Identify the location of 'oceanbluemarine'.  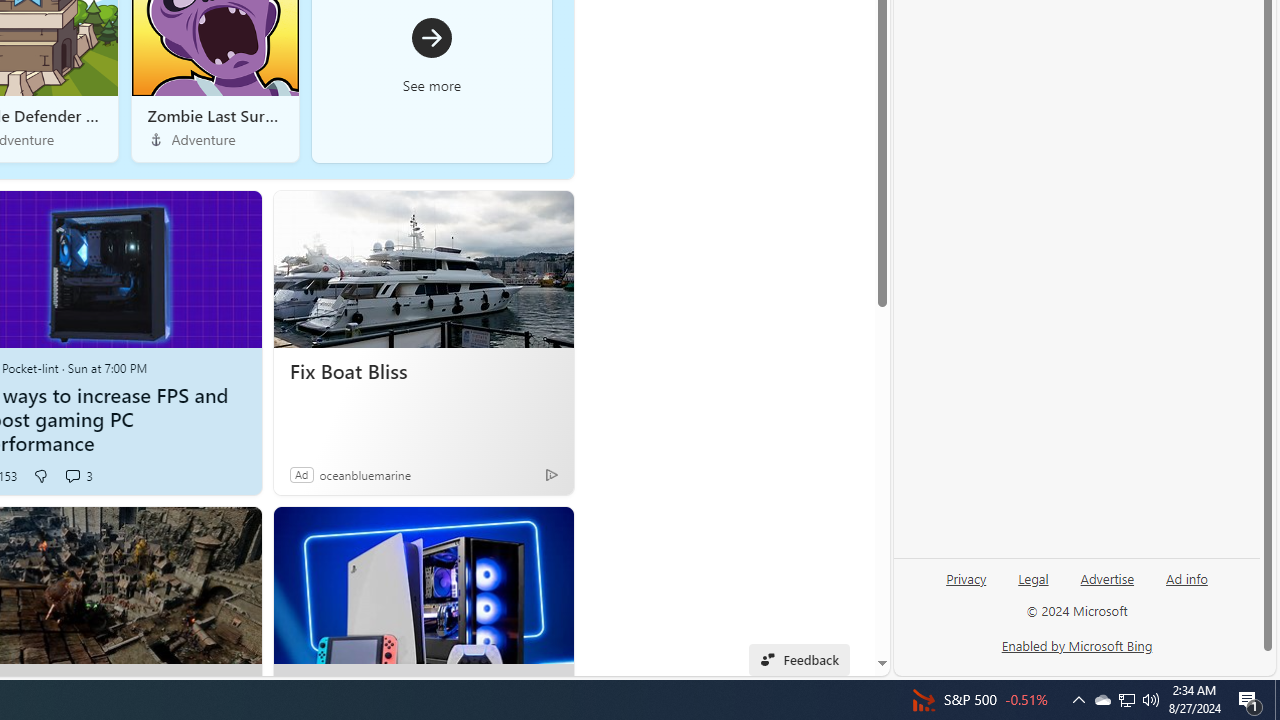
(364, 474).